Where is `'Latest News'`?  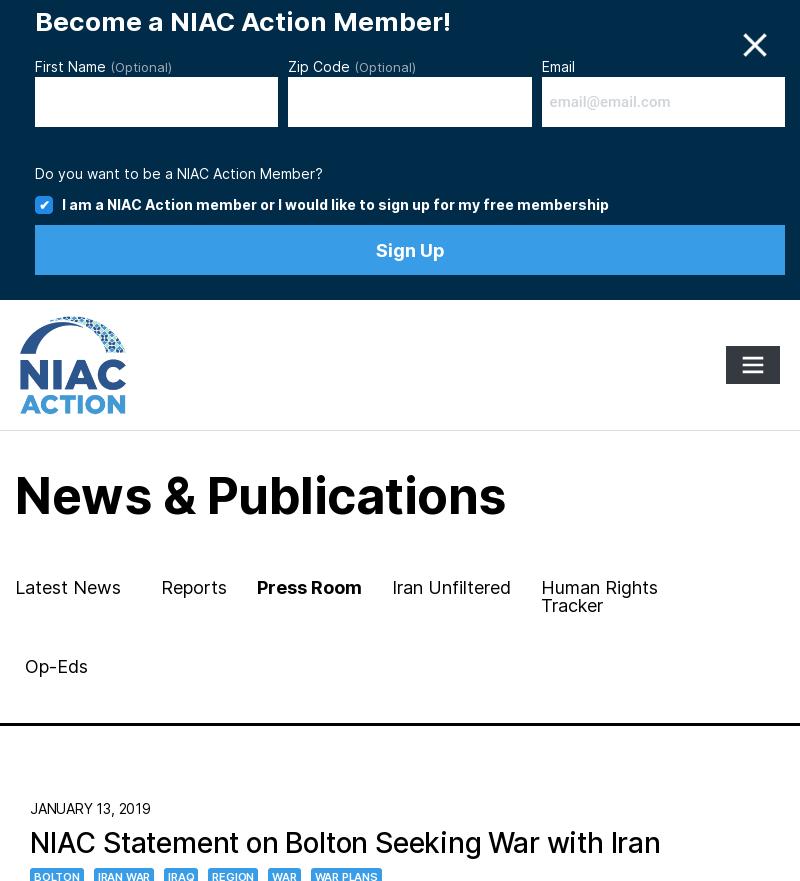 'Latest News' is located at coordinates (68, 587).